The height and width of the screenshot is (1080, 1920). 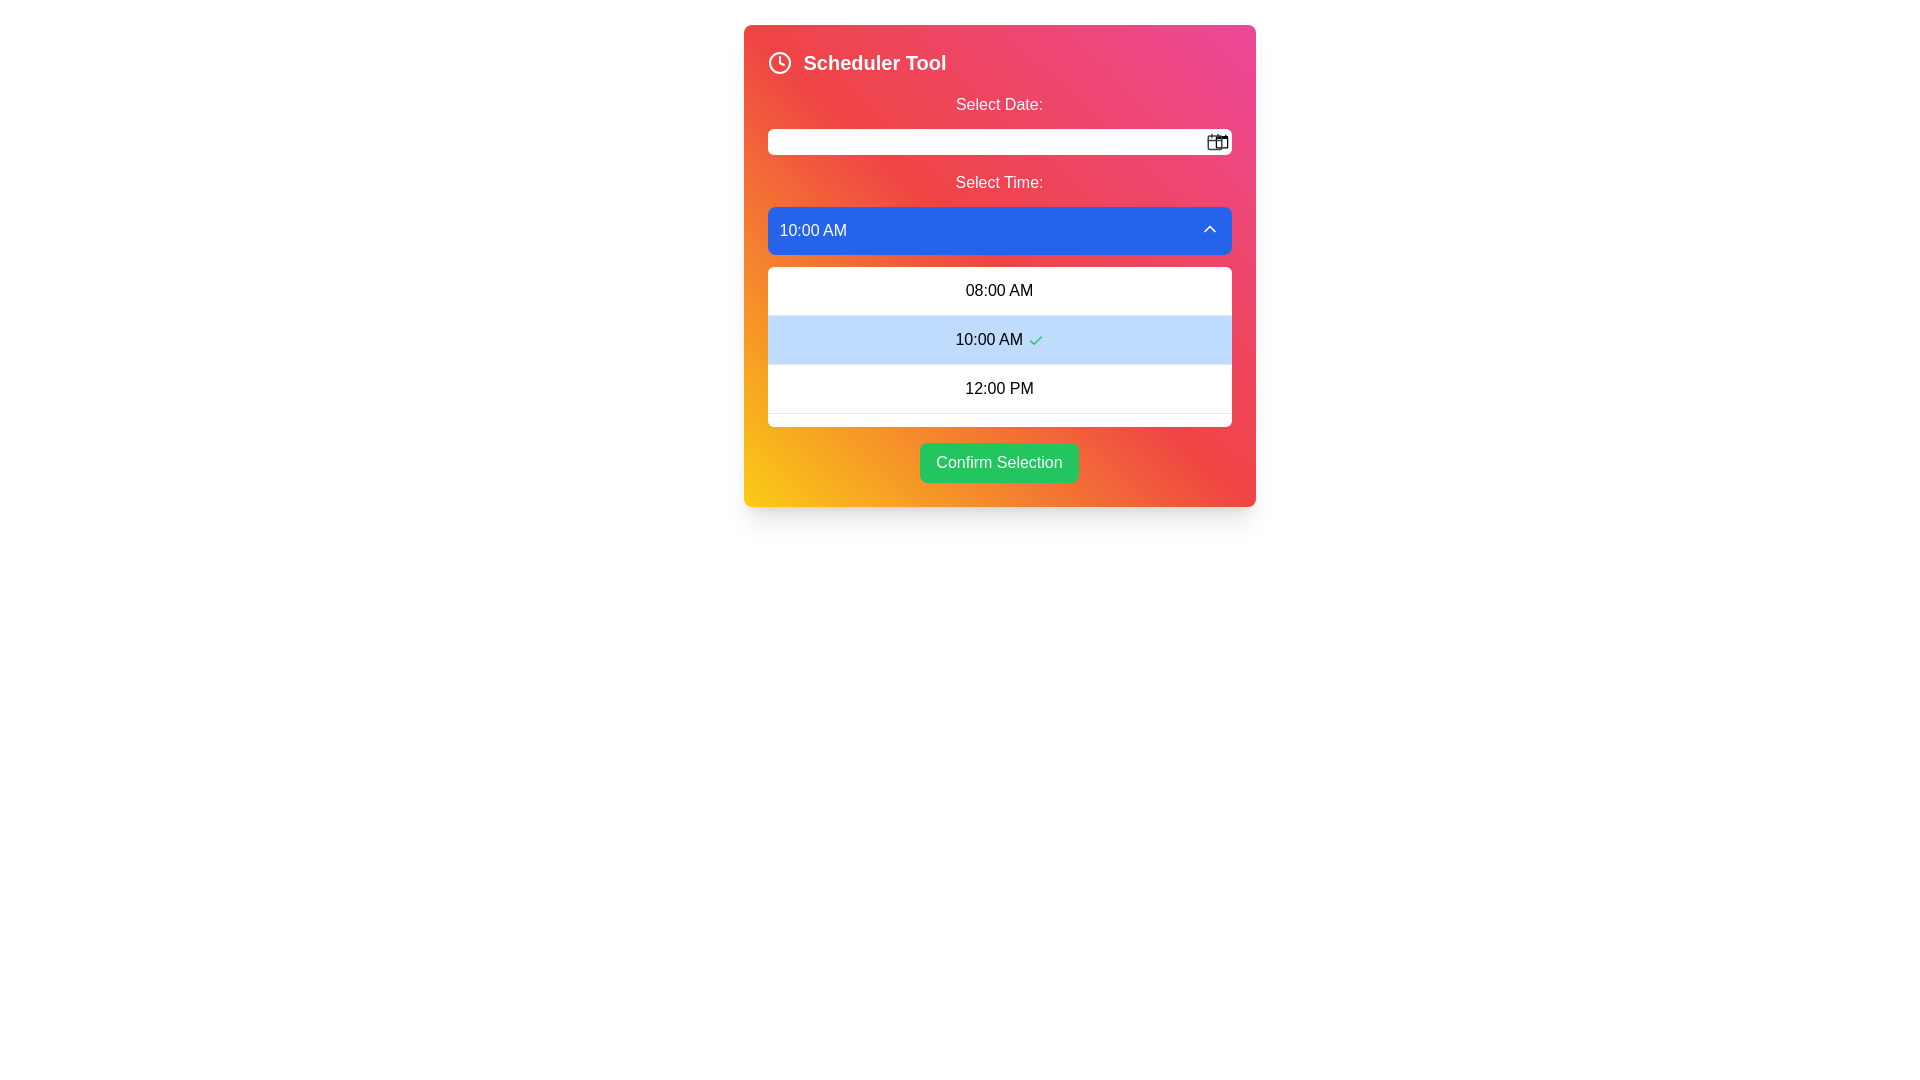 What do you see at coordinates (778, 61) in the screenshot?
I see `the decorative icon for the 'Scheduler Tool' positioned in the top-left corner of the header section` at bounding box center [778, 61].